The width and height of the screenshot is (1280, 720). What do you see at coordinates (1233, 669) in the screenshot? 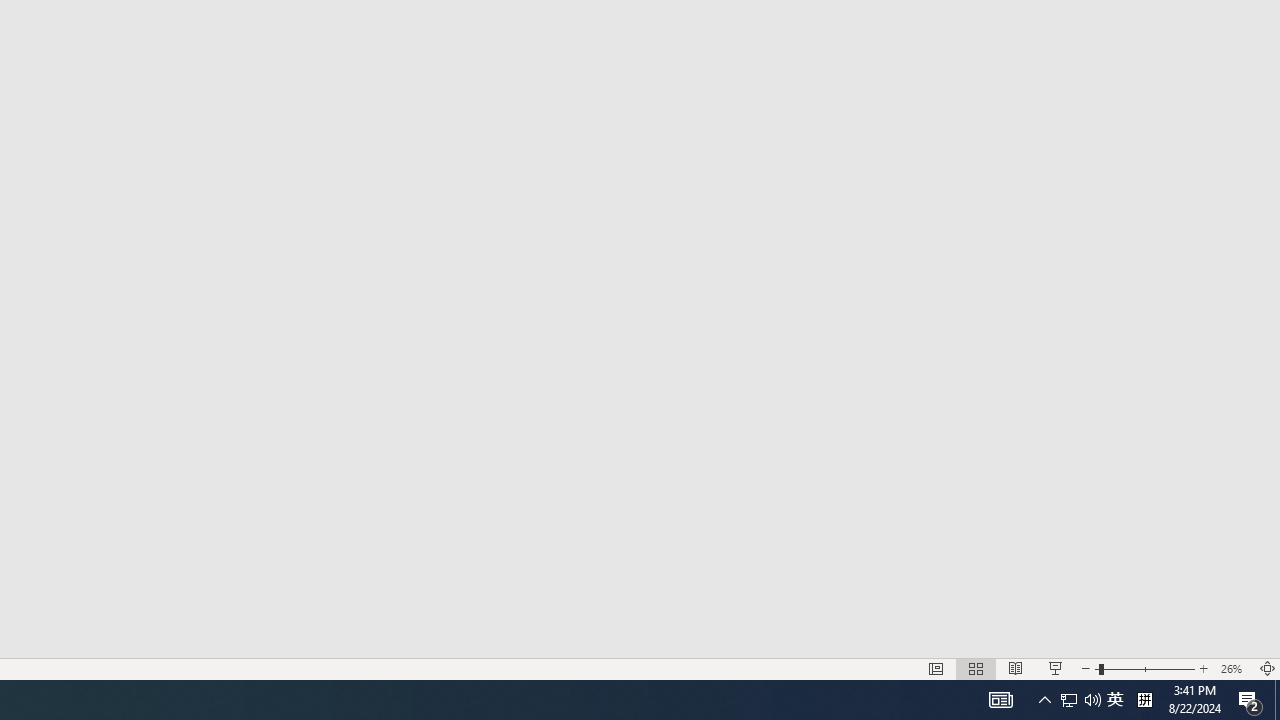
I see `'Zoom 26%'` at bounding box center [1233, 669].